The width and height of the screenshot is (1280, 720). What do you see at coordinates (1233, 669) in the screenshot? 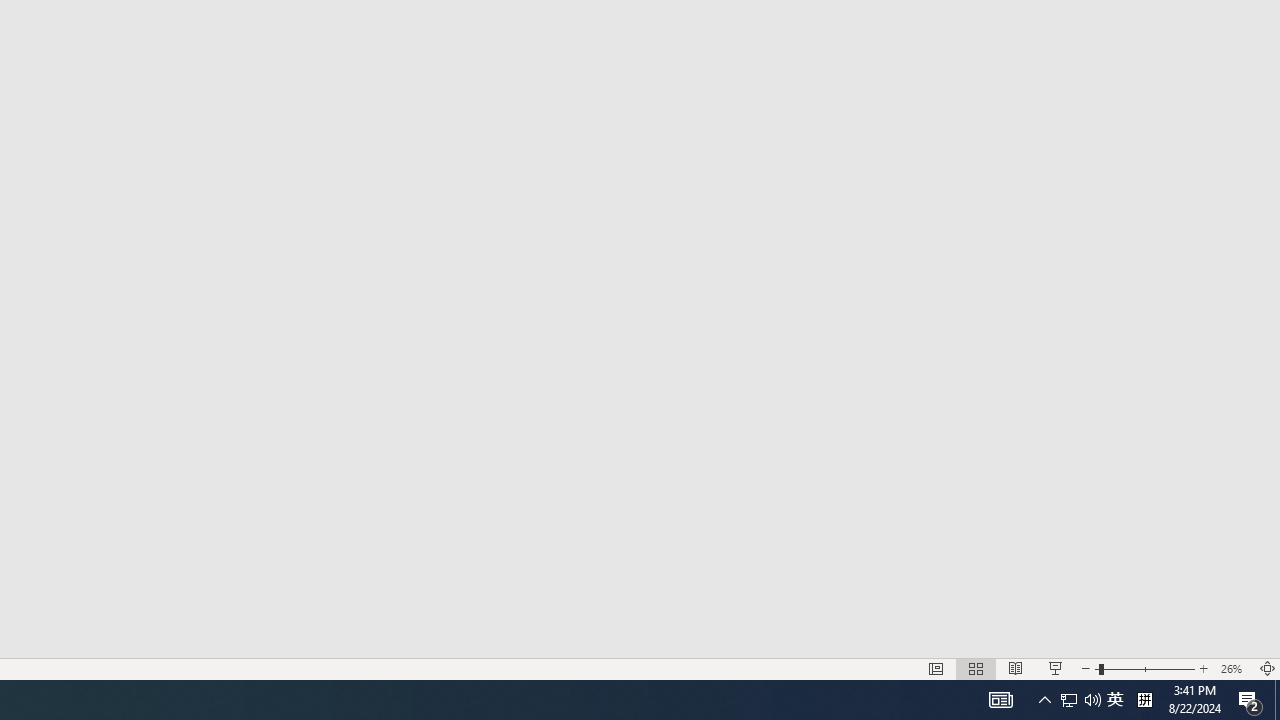
I see `'Zoom 26%'` at bounding box center [1233, 669].